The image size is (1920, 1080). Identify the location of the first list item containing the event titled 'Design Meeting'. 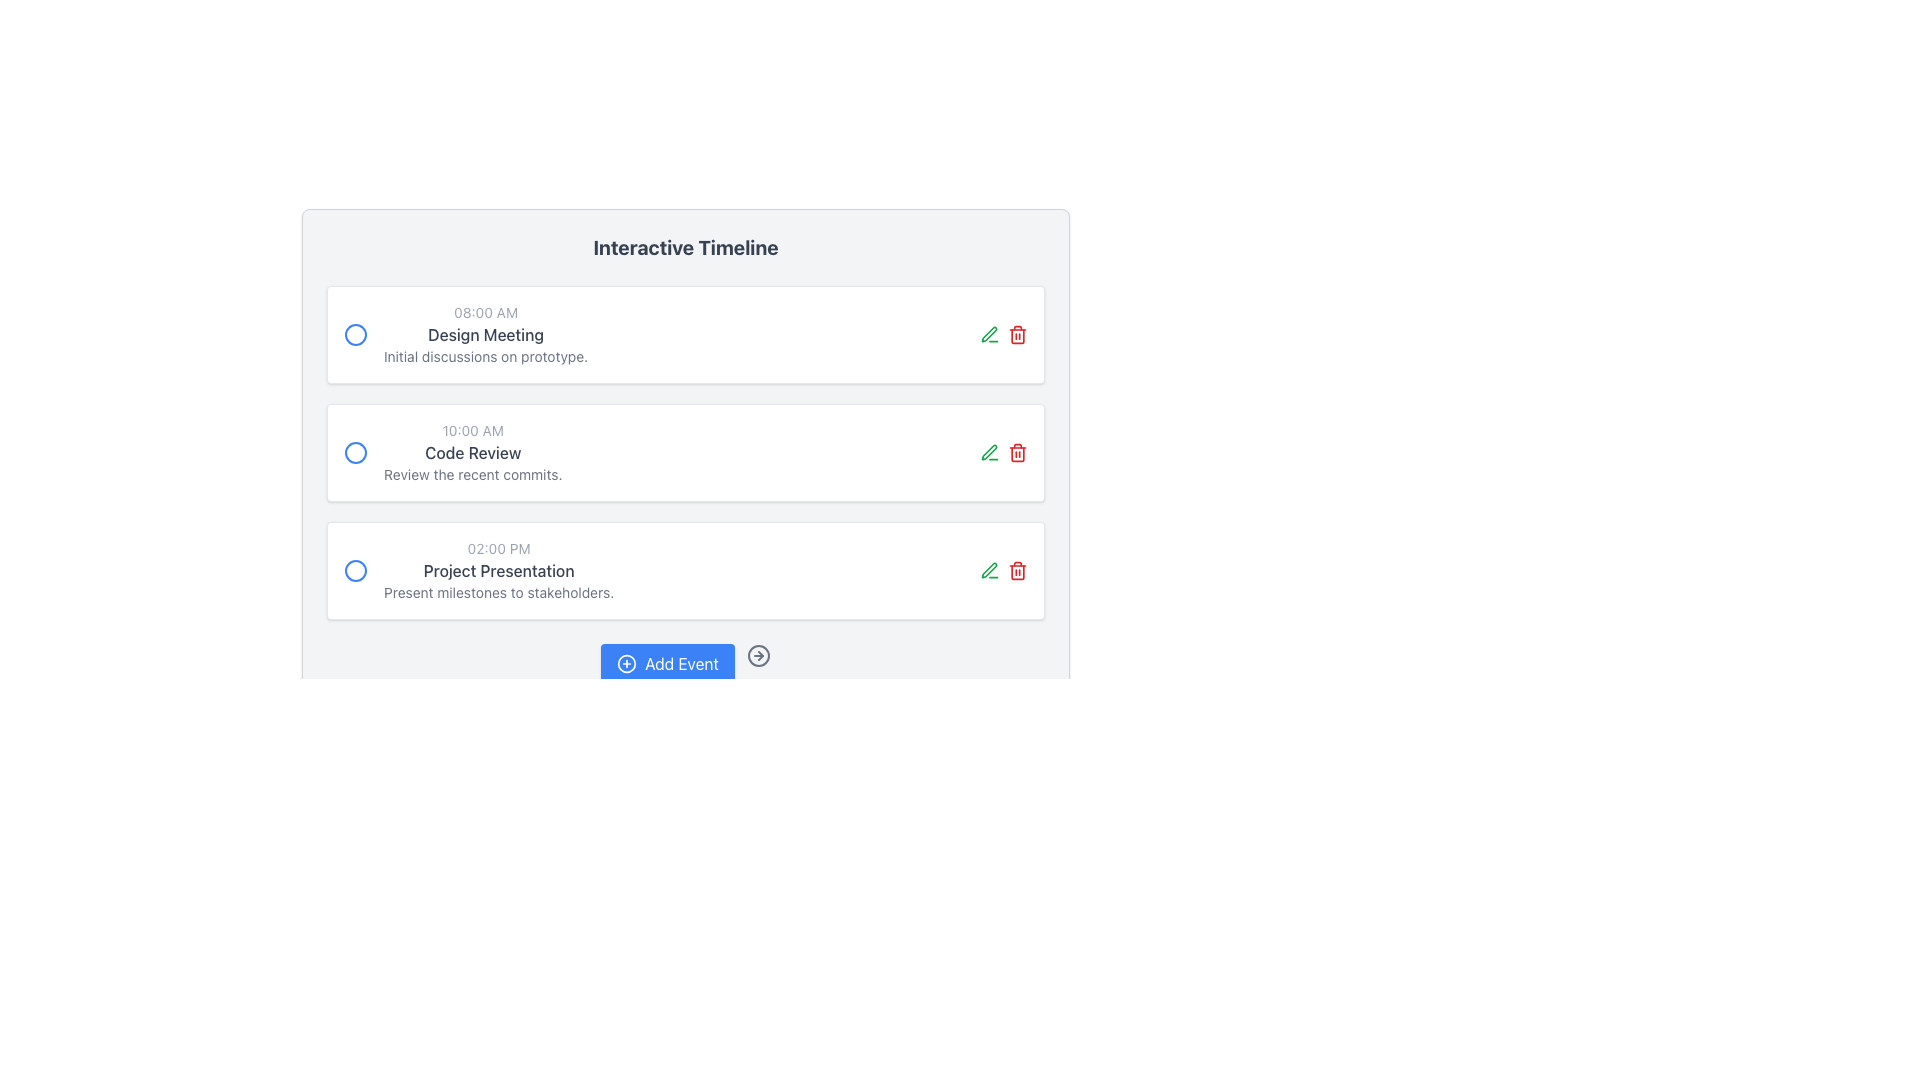
(465, 334).